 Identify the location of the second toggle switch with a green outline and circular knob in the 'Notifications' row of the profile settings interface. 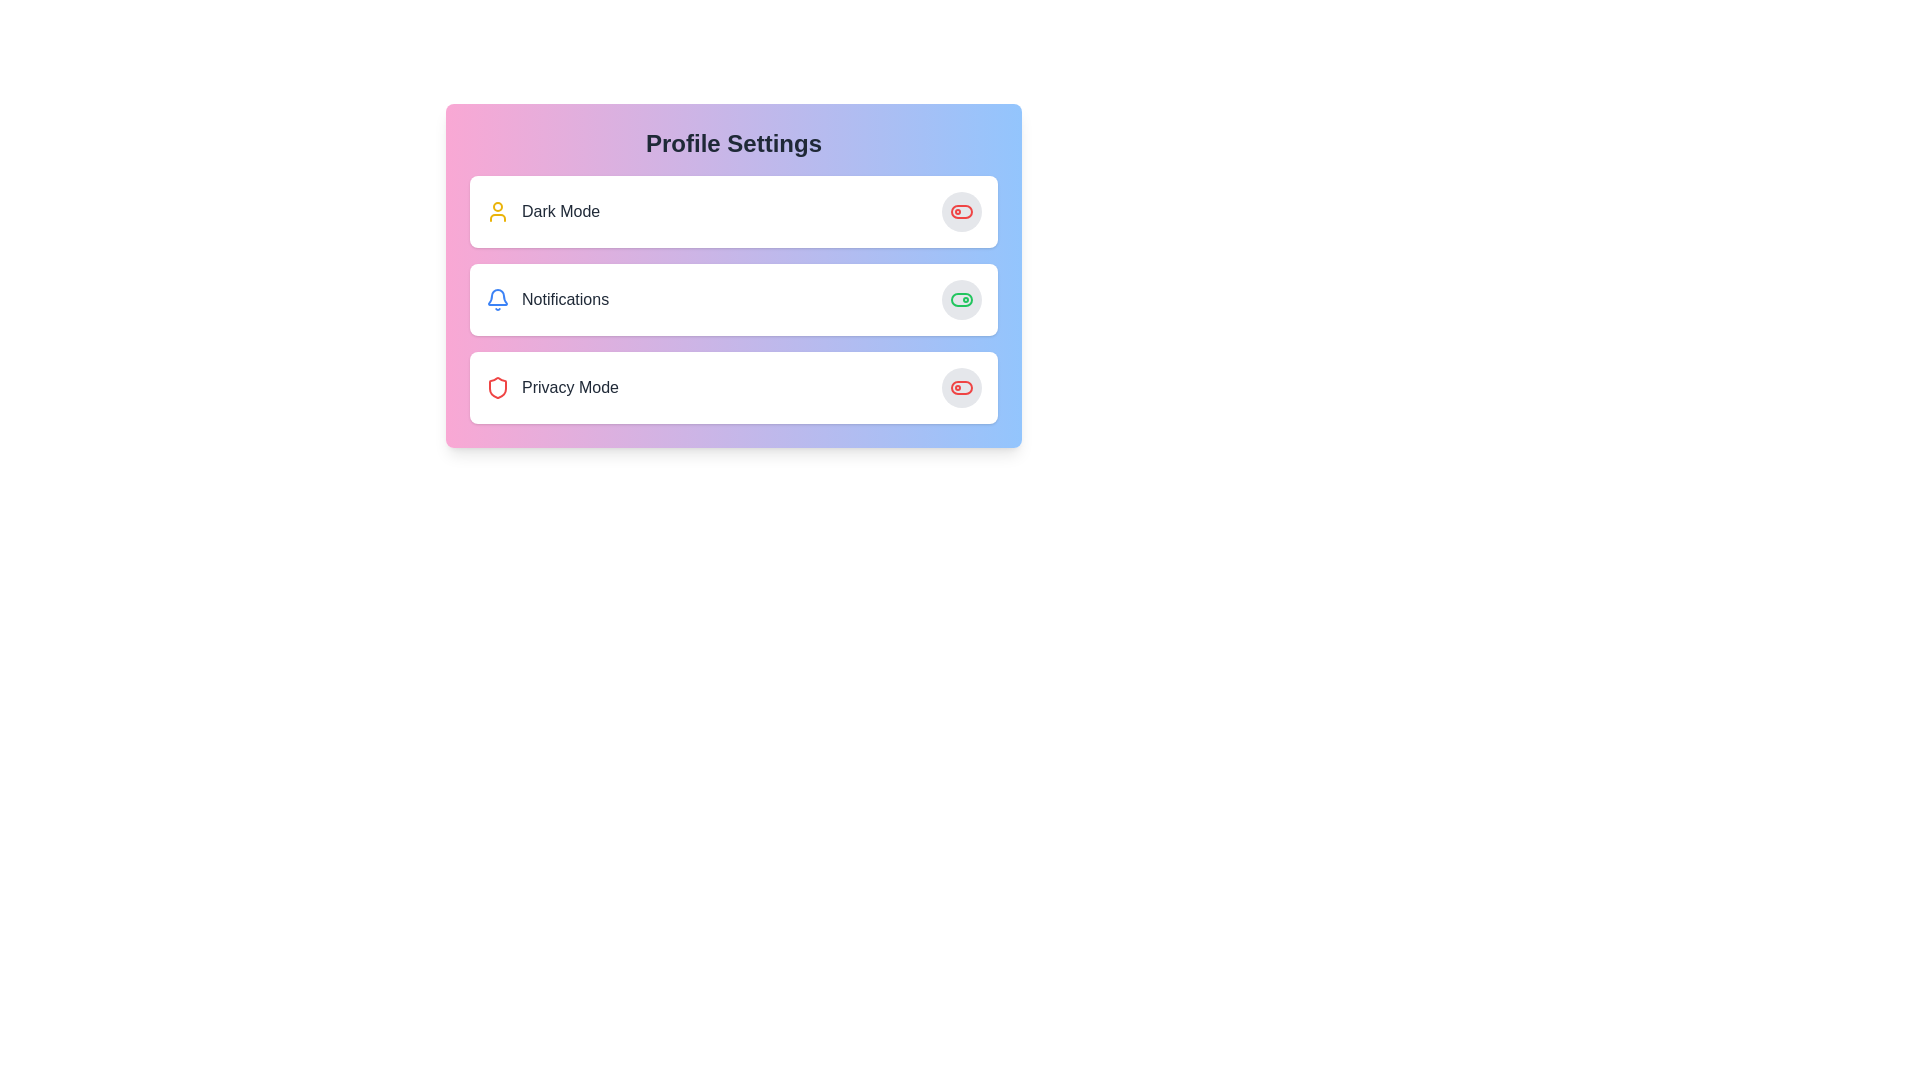
(961, 300).